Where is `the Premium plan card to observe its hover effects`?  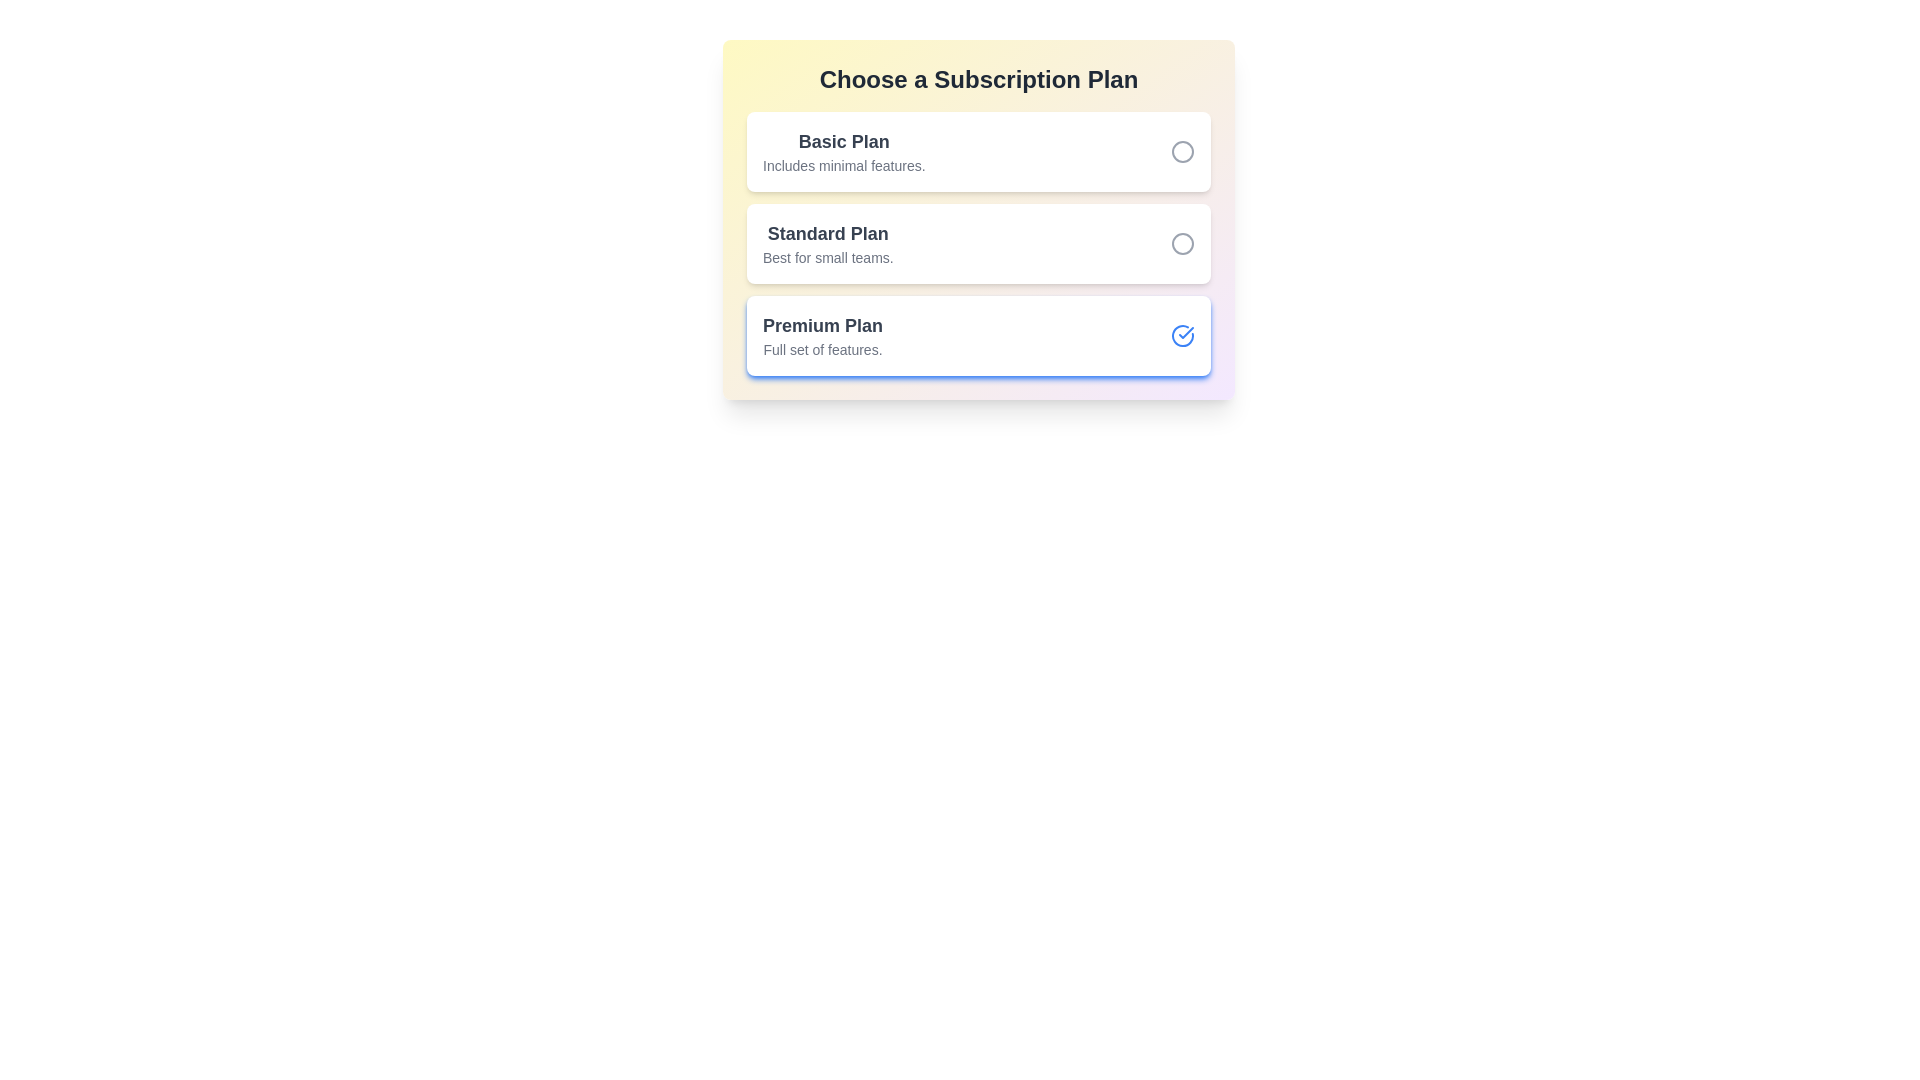
the Premium plan card to observe its hover effects is located at coordinates (979, 334).